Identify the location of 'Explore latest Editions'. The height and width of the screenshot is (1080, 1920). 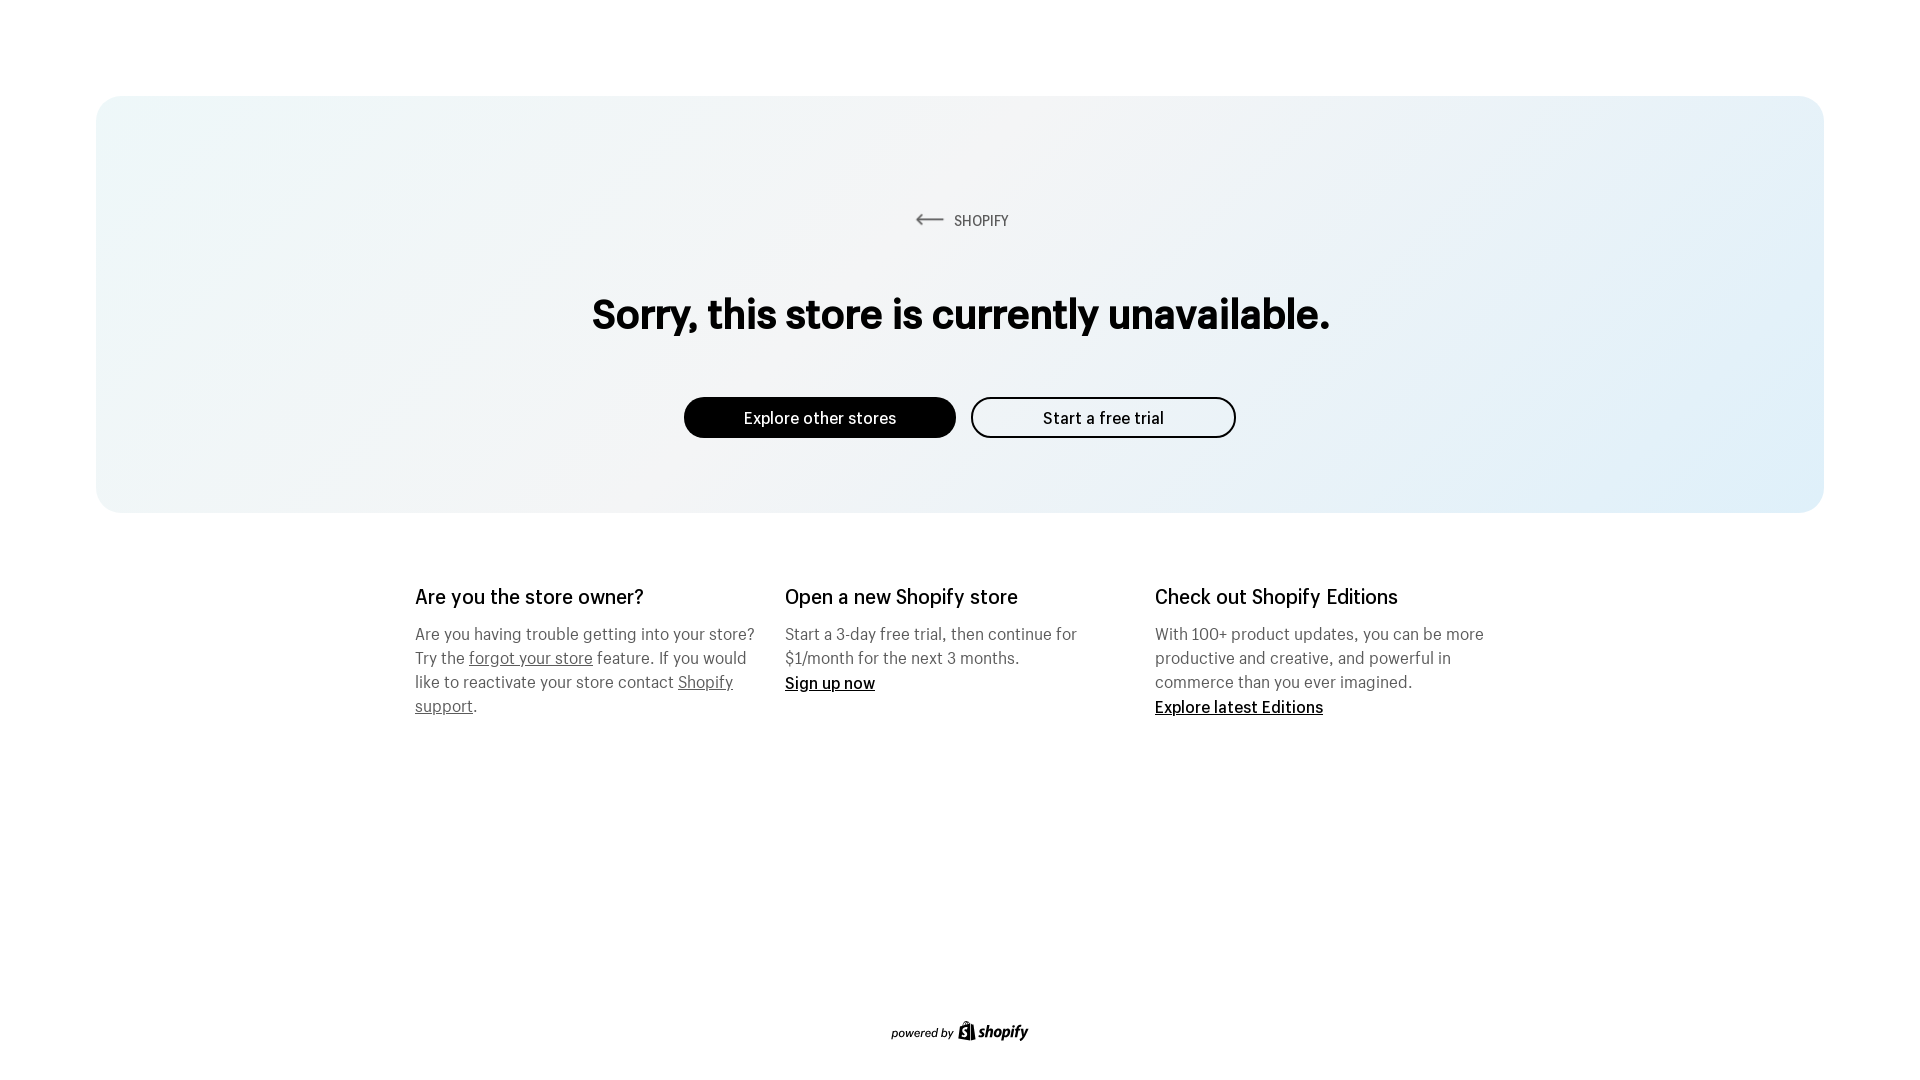
(1237, 705).